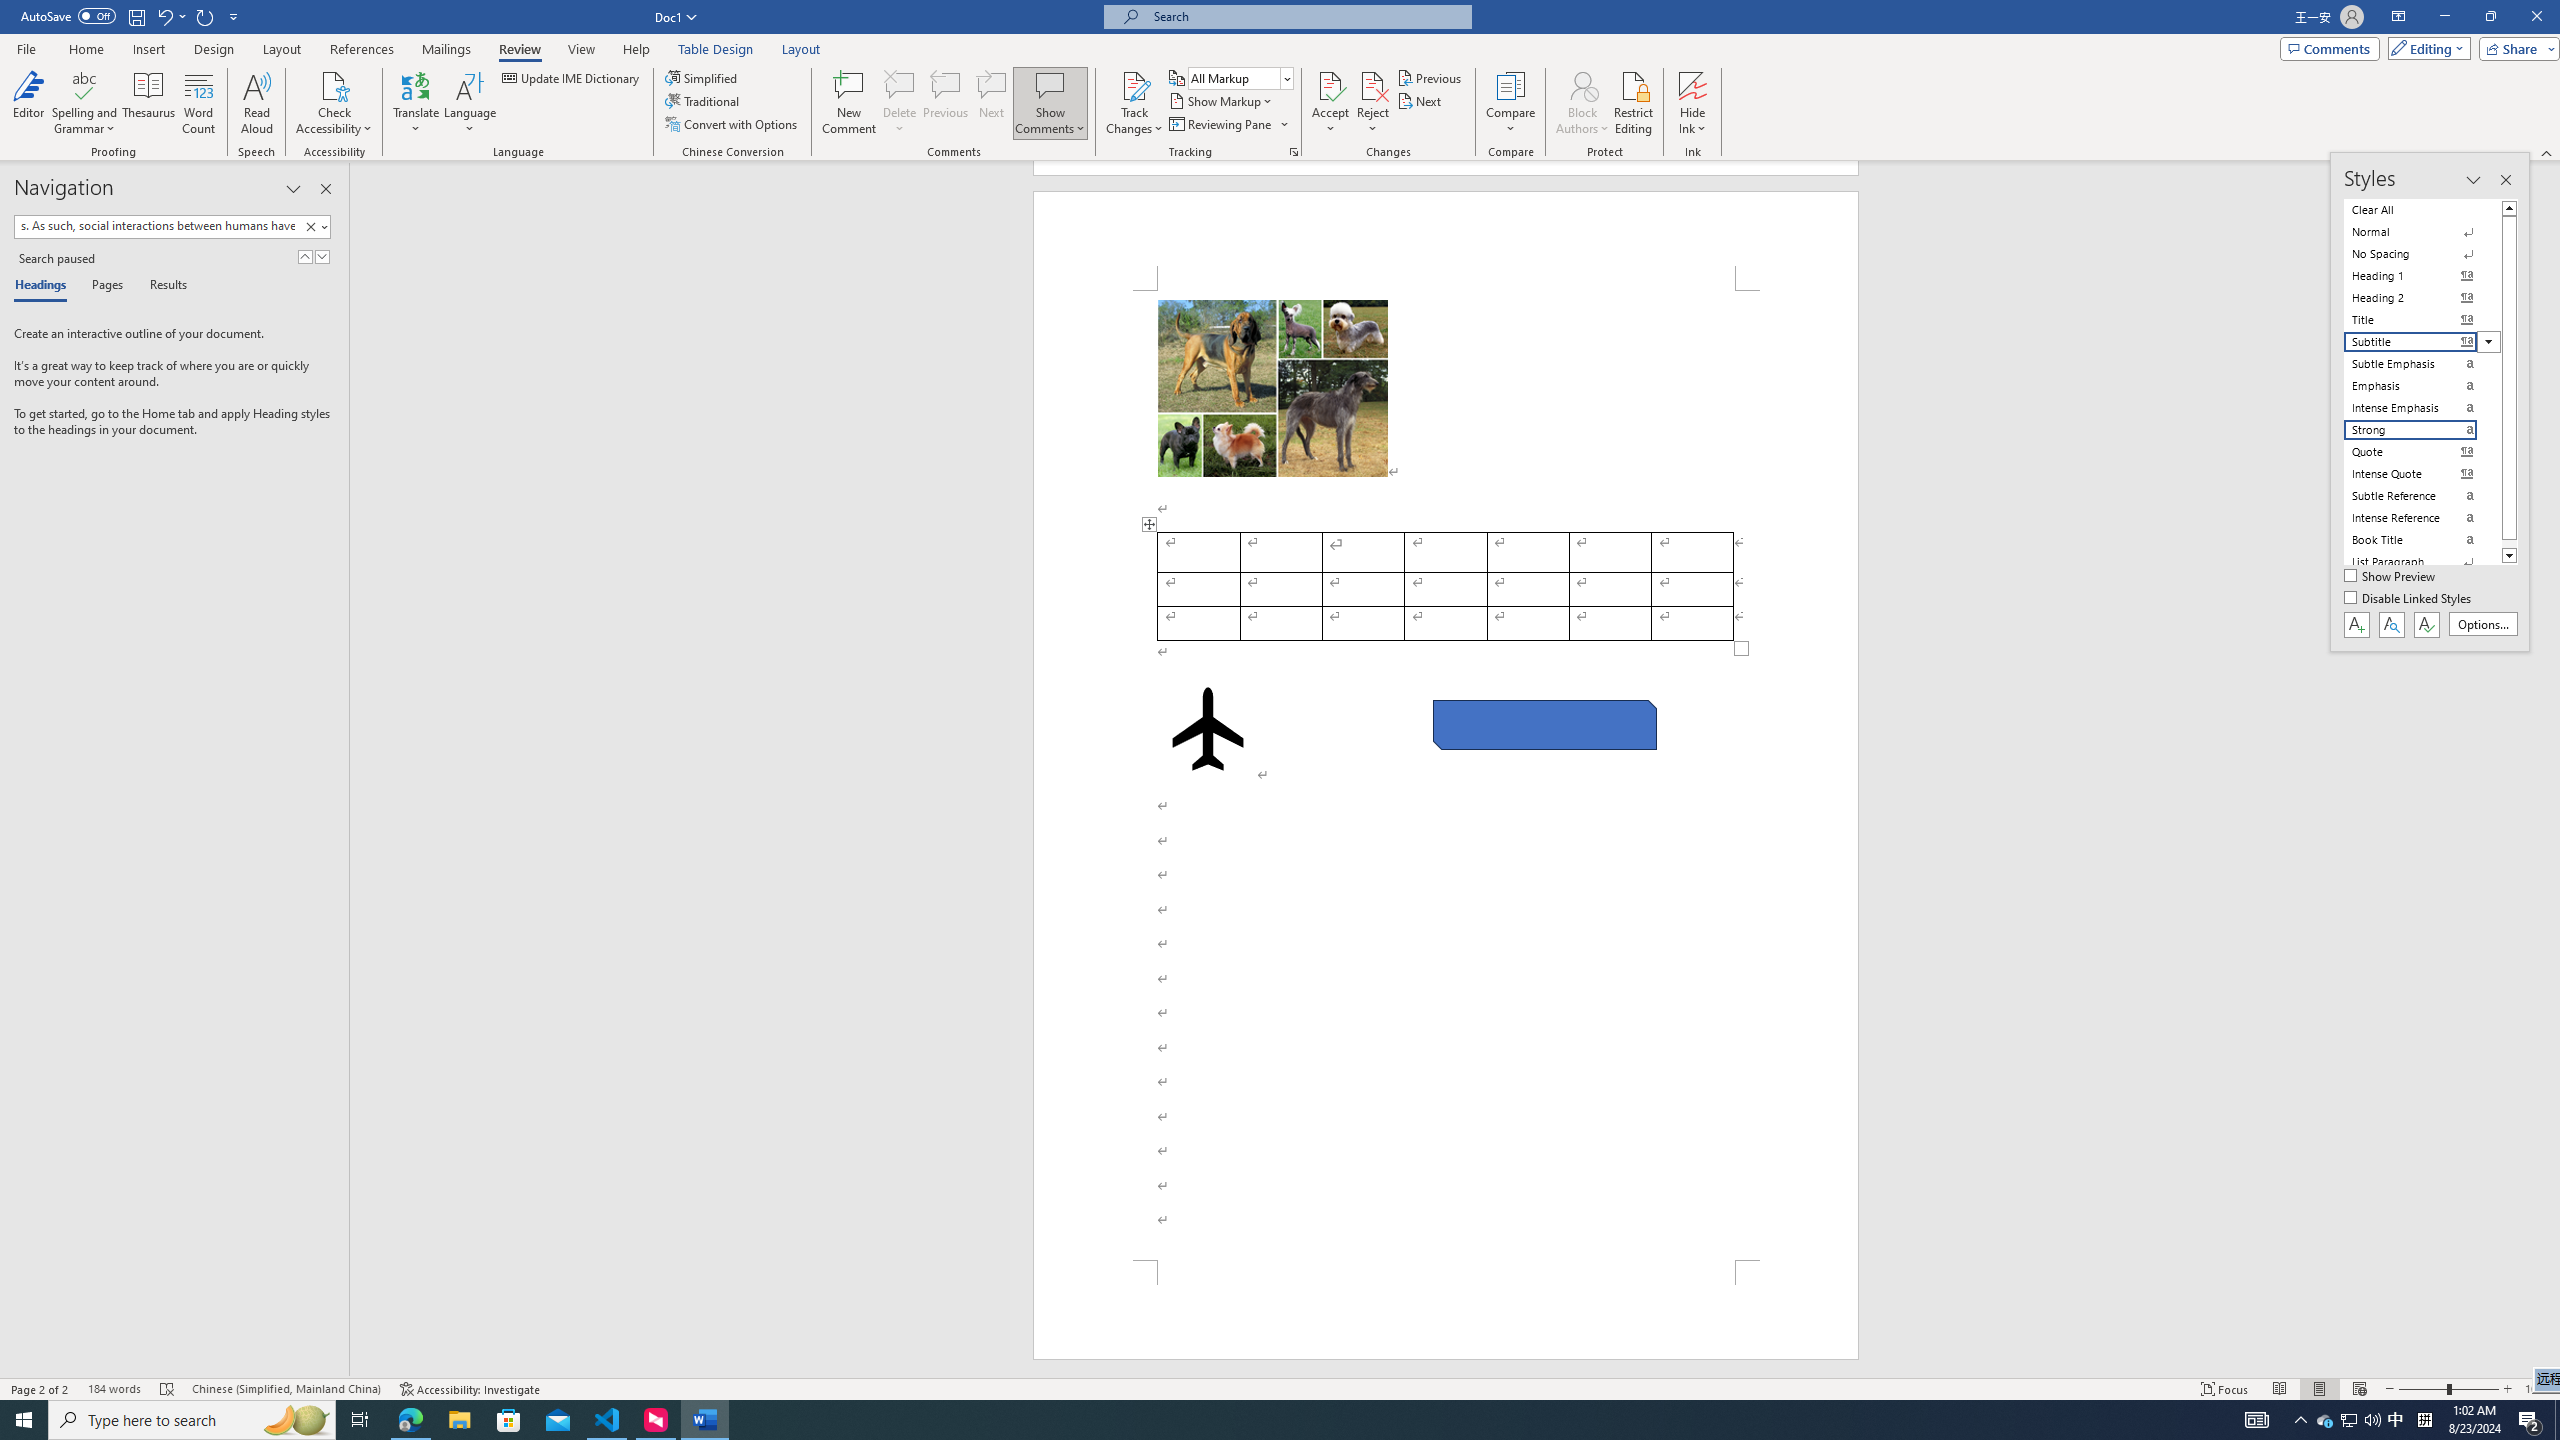 Image resolution: width=2560 pixels, height=1440 pixels. Describe the element at coordinates (1446, 774) in the screenshot. I see `'Page 2 content'` at that location.